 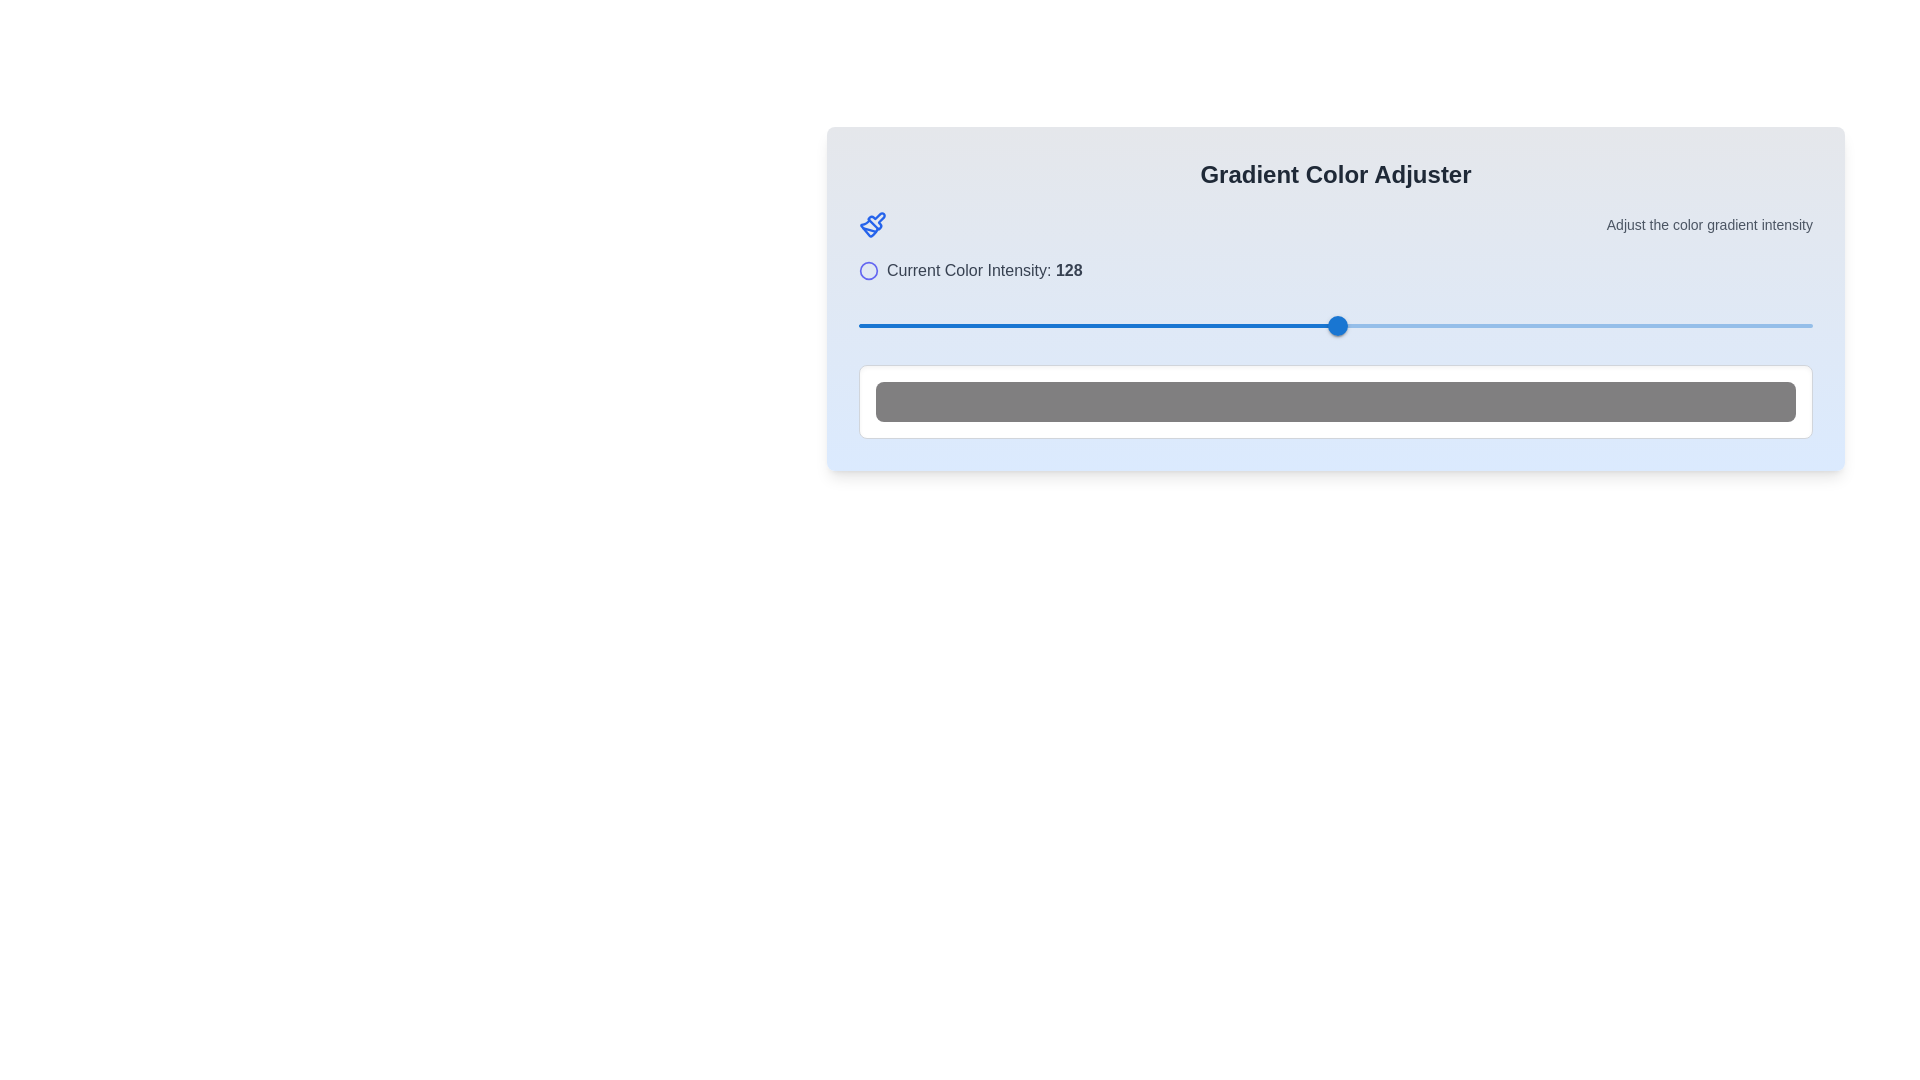 What do you see at coordinates (1335, 173) in the screenshot?
I see `the bold, centered title text styled with a '2xl' font size and semibold weight, which is dark gray on a light background` at bounding box center [1335, 173].